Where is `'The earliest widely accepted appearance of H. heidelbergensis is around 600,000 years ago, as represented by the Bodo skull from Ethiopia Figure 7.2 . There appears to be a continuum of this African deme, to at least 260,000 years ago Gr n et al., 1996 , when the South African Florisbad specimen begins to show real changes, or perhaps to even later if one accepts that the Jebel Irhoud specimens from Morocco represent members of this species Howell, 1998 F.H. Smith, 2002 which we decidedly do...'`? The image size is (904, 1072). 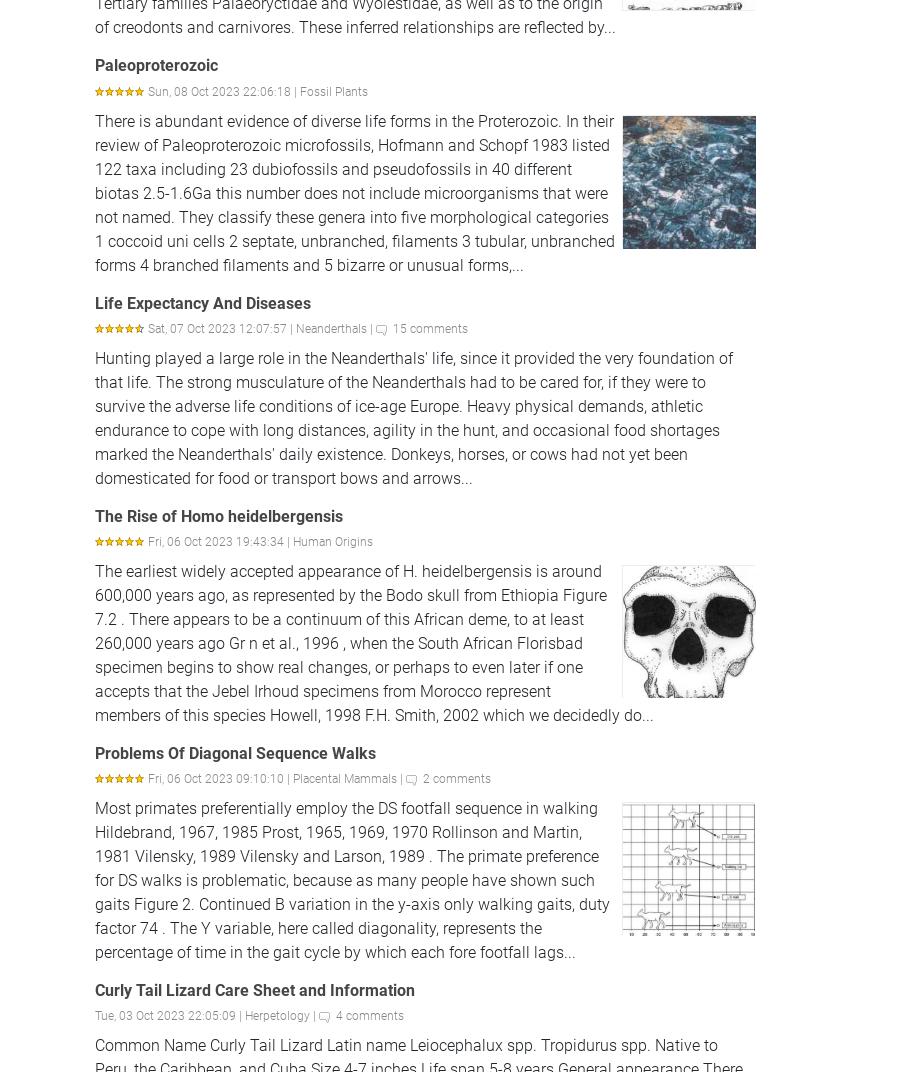
'The earliest widely accepted appearance of H. heidelbergensis is around 600,000 years ago, as represented by the Bodo skull from Ethiopia Figure 7.2 . There appears to be a continuum of this African deme, to at least 260,000 years ago Gr n et al., 1996 , when the South African Florisbad specimen begins to show real changes, or perhaps to even later if one accepts that the Jebel Irhoud specimens from Morocco represent members of this species Howell, 1998 F.H. Smith, 2002 which we decidedly do...' is located at coordinates (373, 642).